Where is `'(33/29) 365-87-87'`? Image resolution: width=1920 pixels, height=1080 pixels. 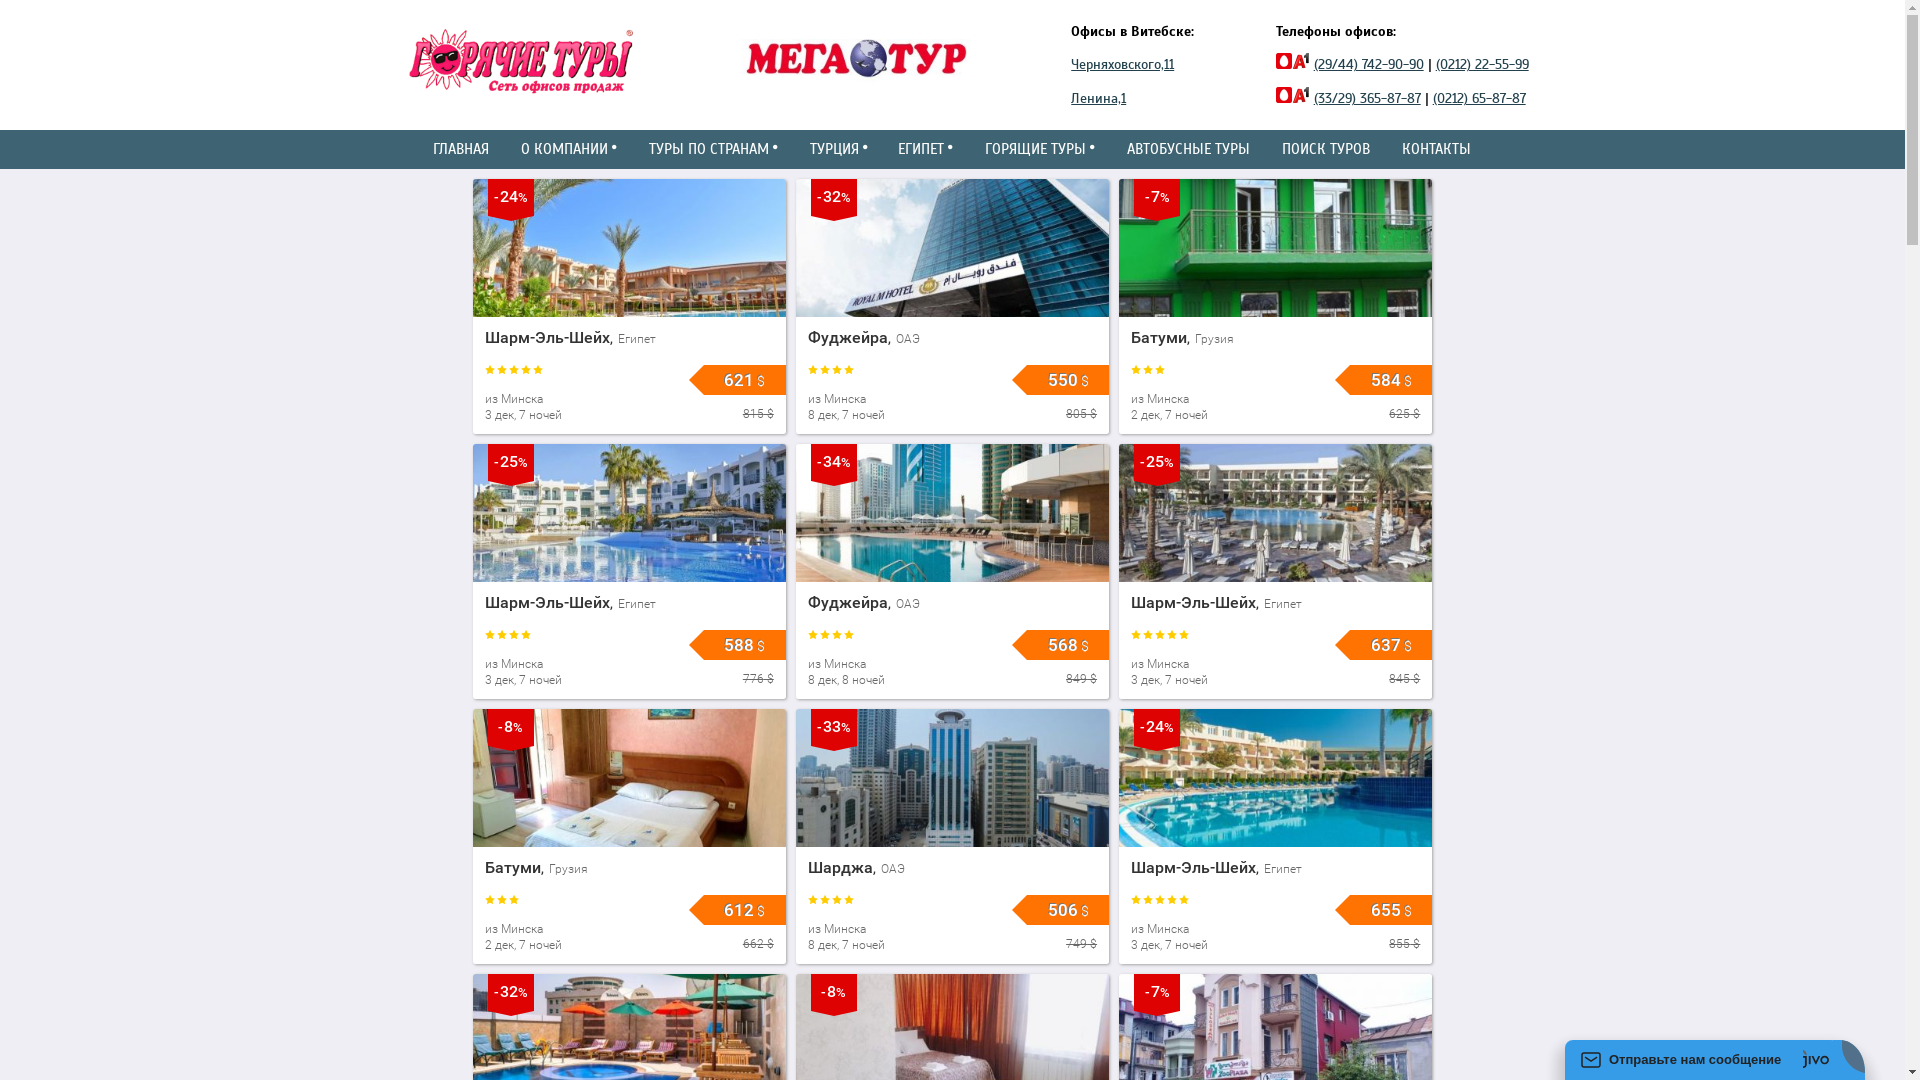
'(33/29) 365-87-87' is located at coordinates (1366, 98).